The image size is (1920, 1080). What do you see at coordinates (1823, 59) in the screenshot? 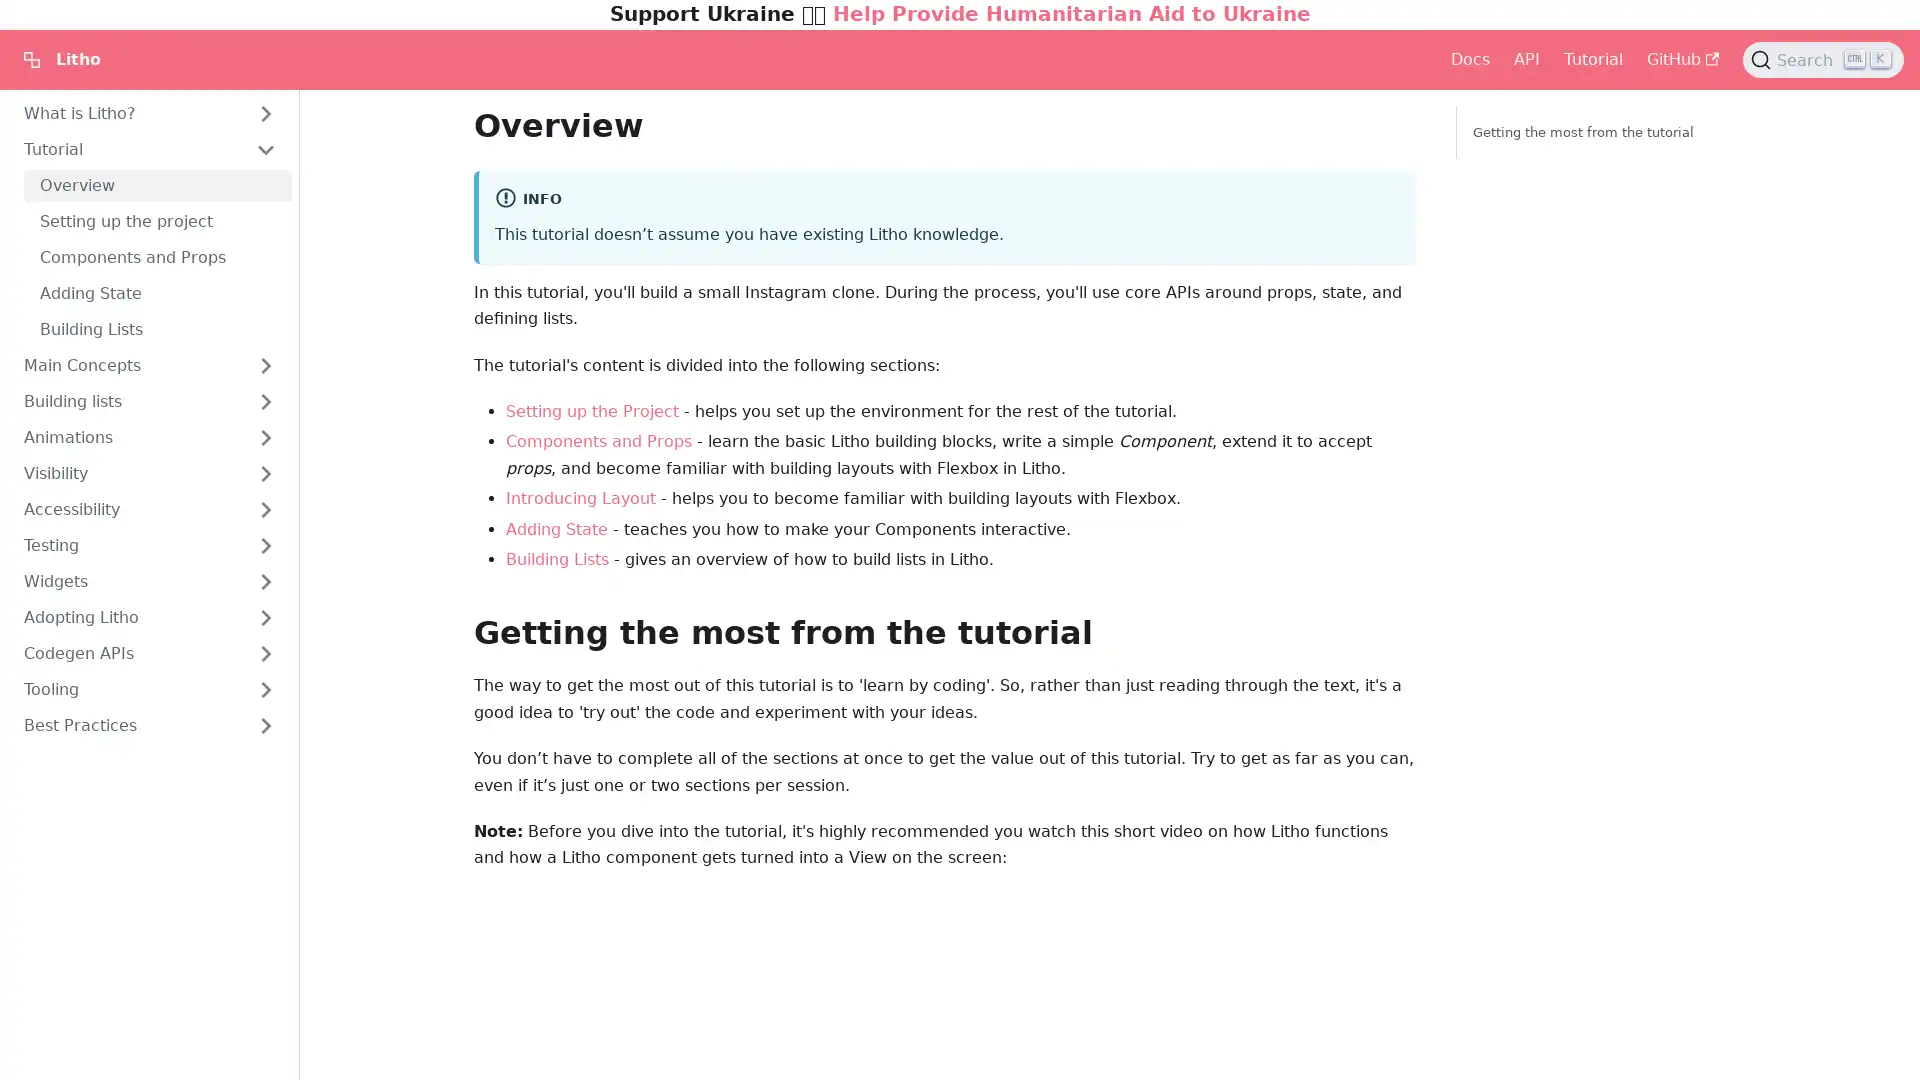
I see `Search` at bounding box center [1823, 59].